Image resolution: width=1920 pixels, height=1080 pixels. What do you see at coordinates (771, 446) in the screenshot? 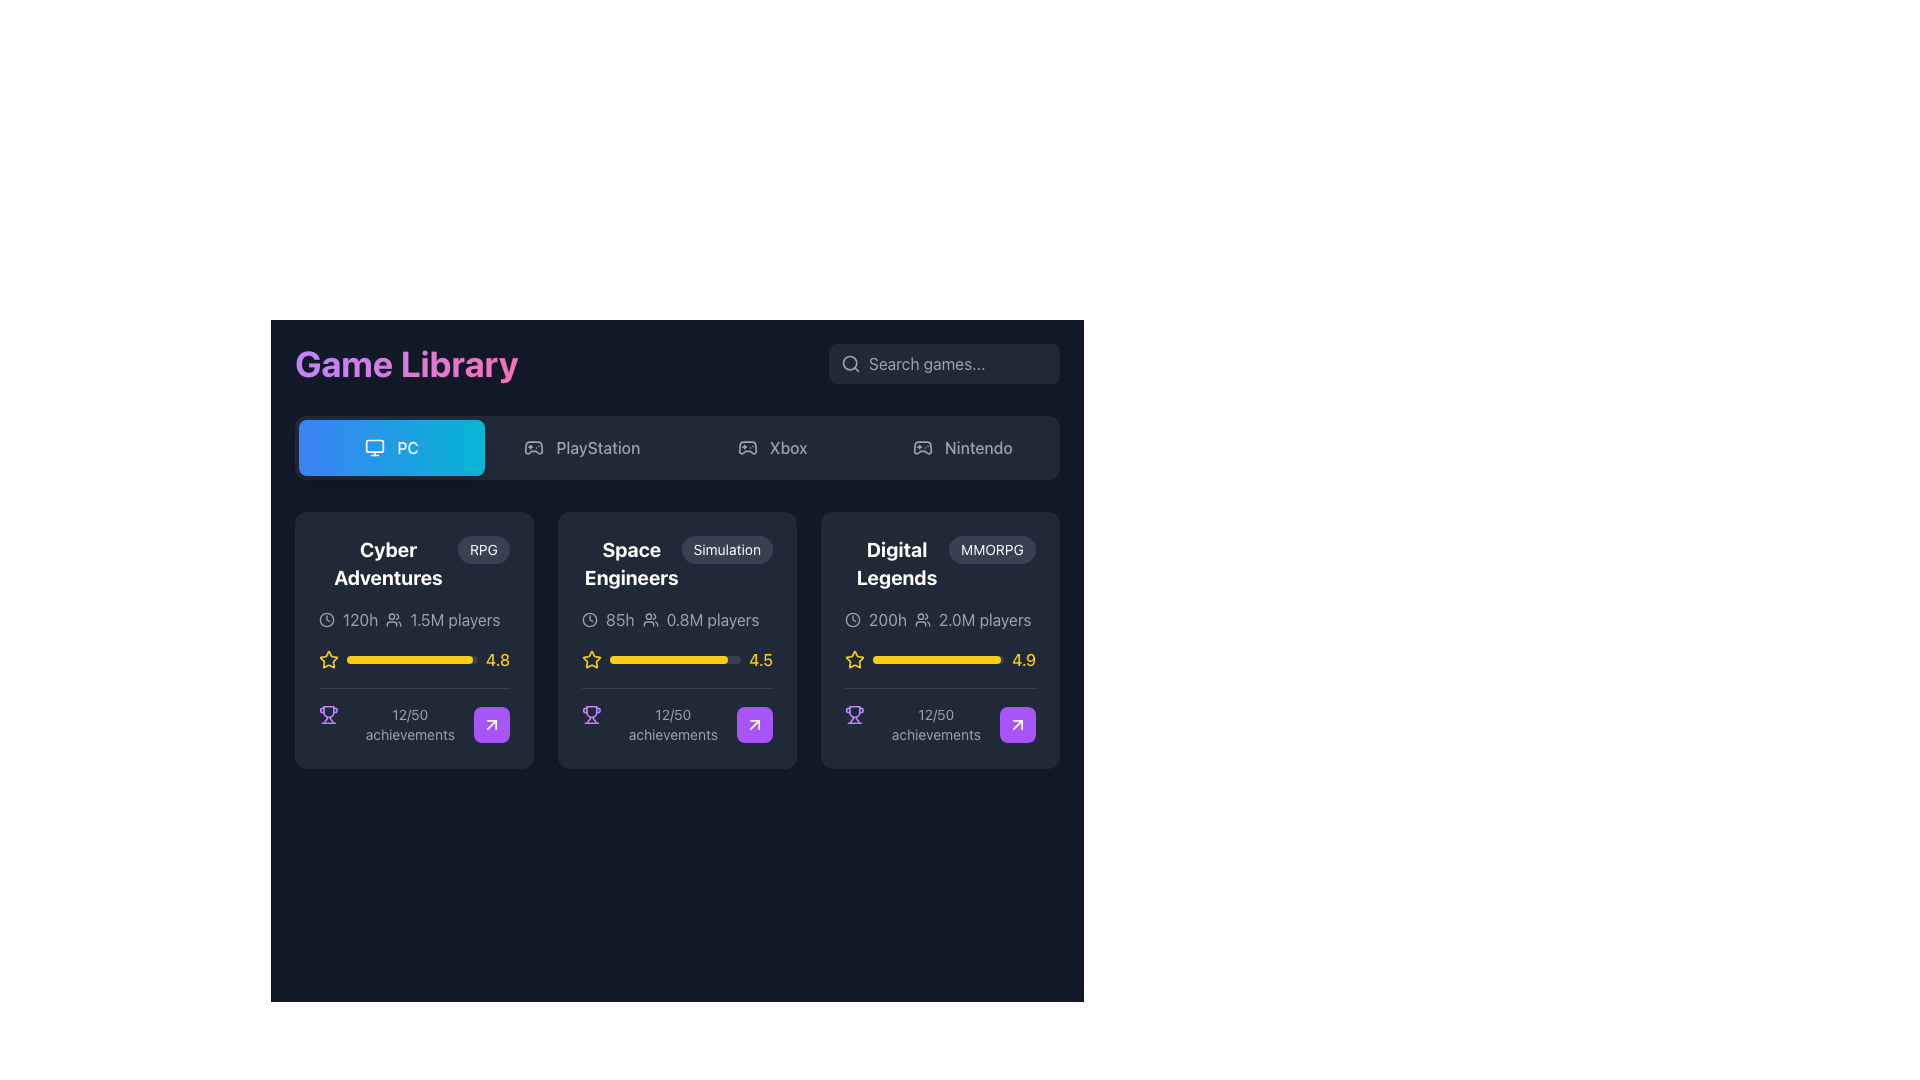
I see `the Xbox filter button, which is the third button in a horizontal row of platform options, located to the right of the PlayStation button and to the left of the Nintendo button` at bounding box center [771, 446].